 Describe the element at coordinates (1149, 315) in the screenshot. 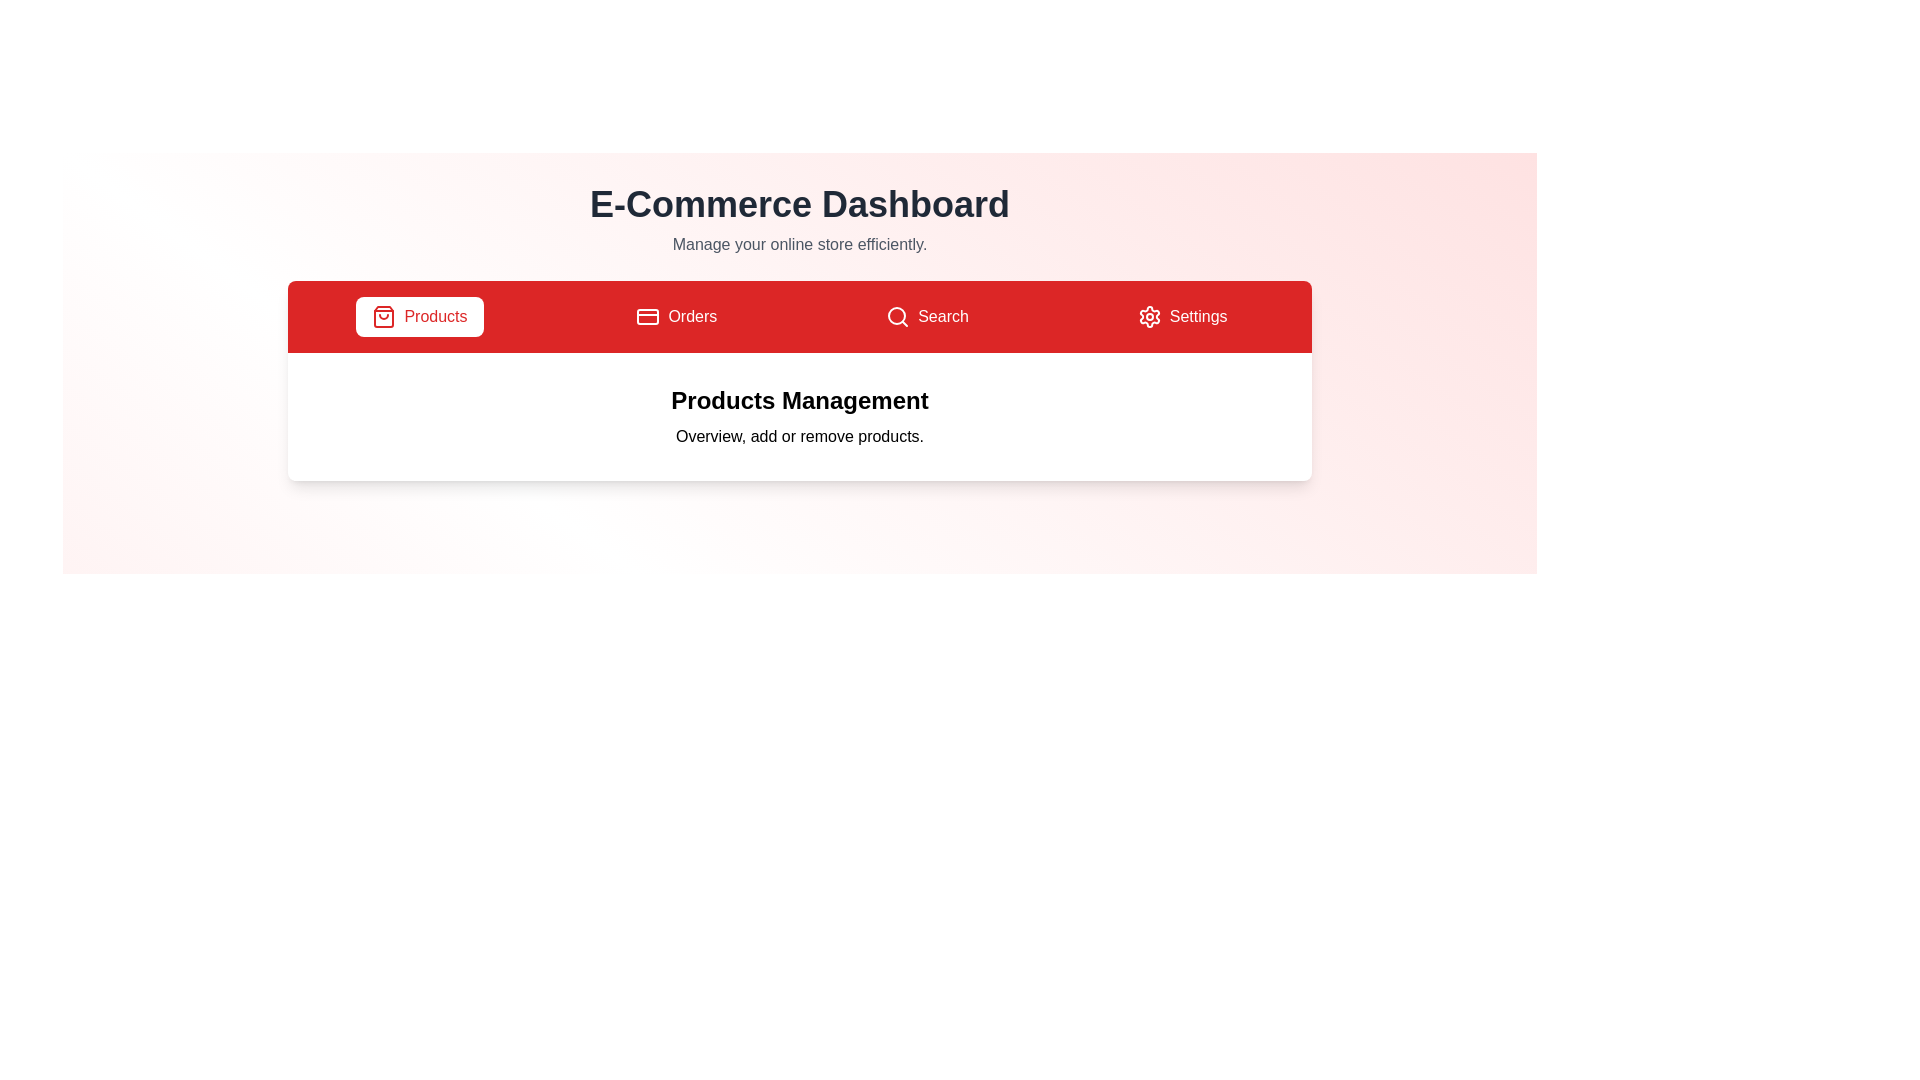

I see `the gear-shaped SVG icon within the navigation bar, the fourth item on the right` at that location.